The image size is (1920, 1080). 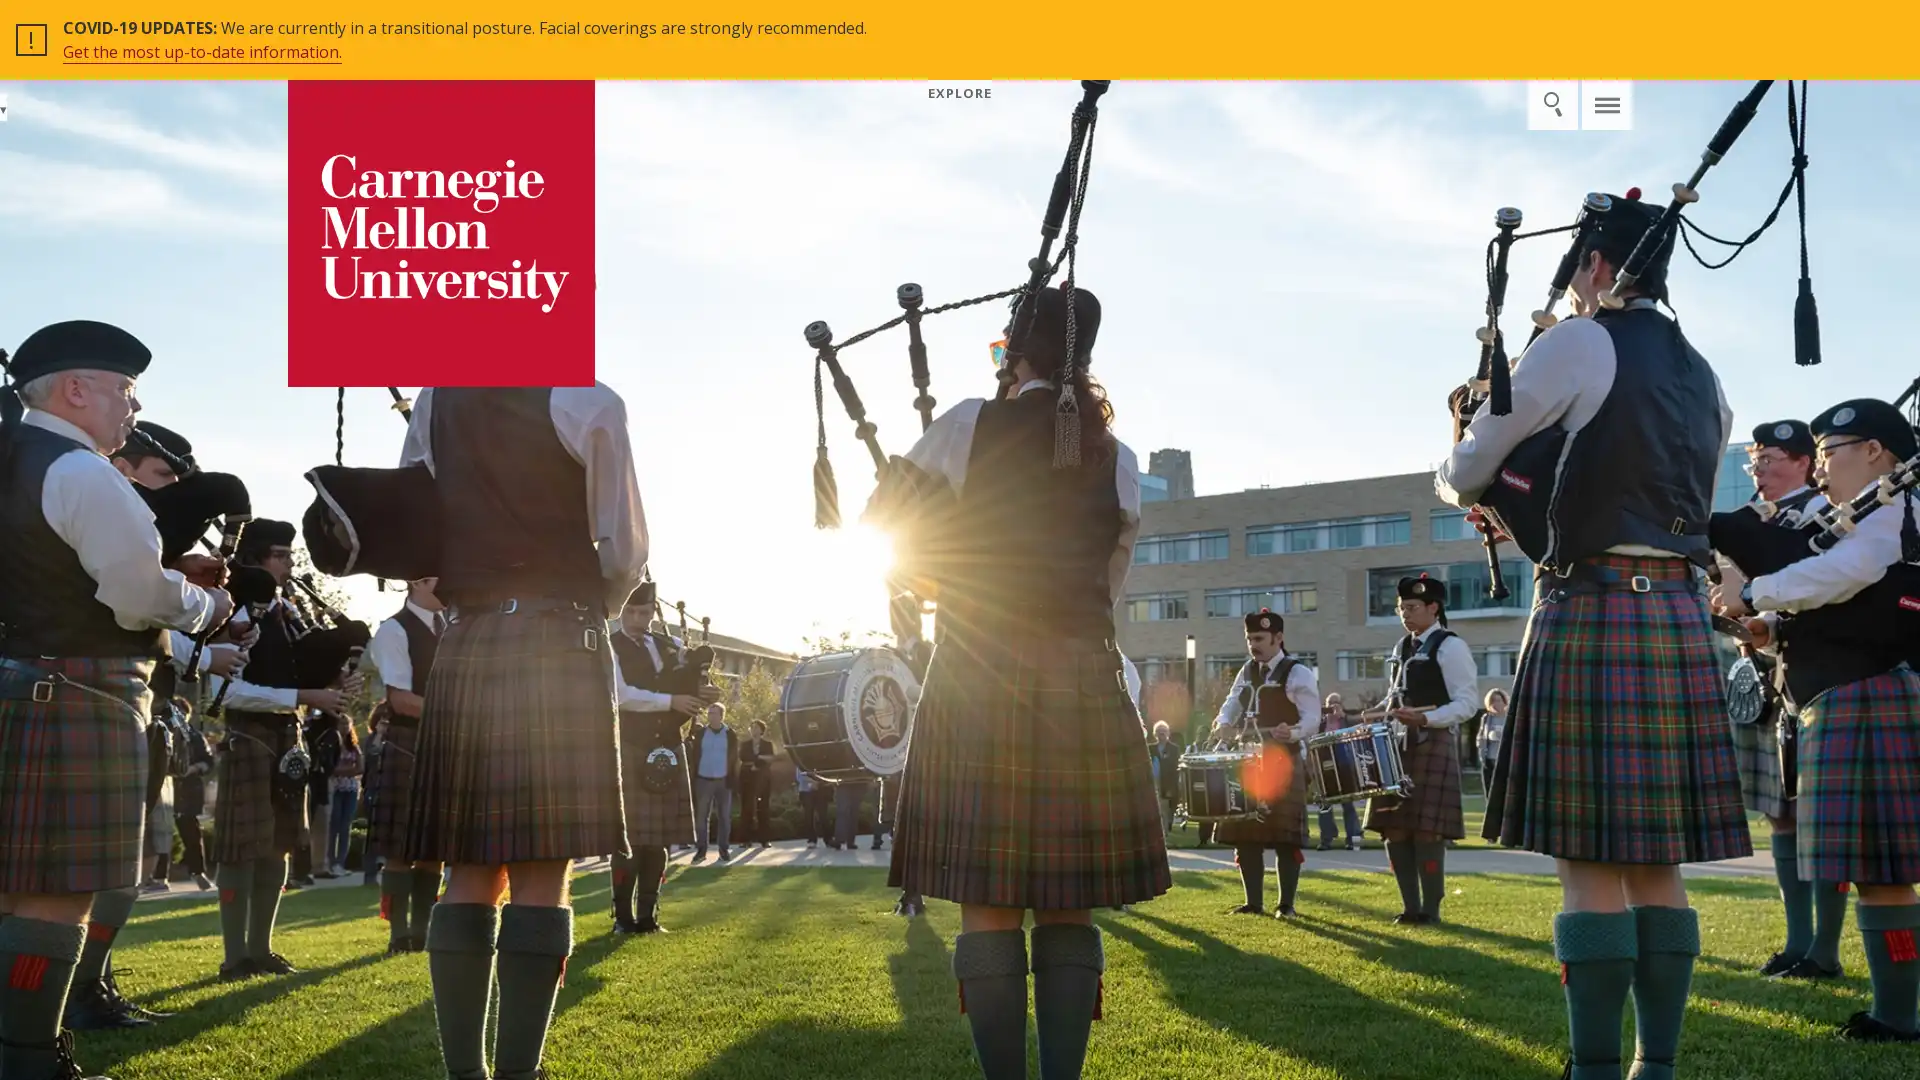 I want to click on Search, so click(x=1551, y=104).